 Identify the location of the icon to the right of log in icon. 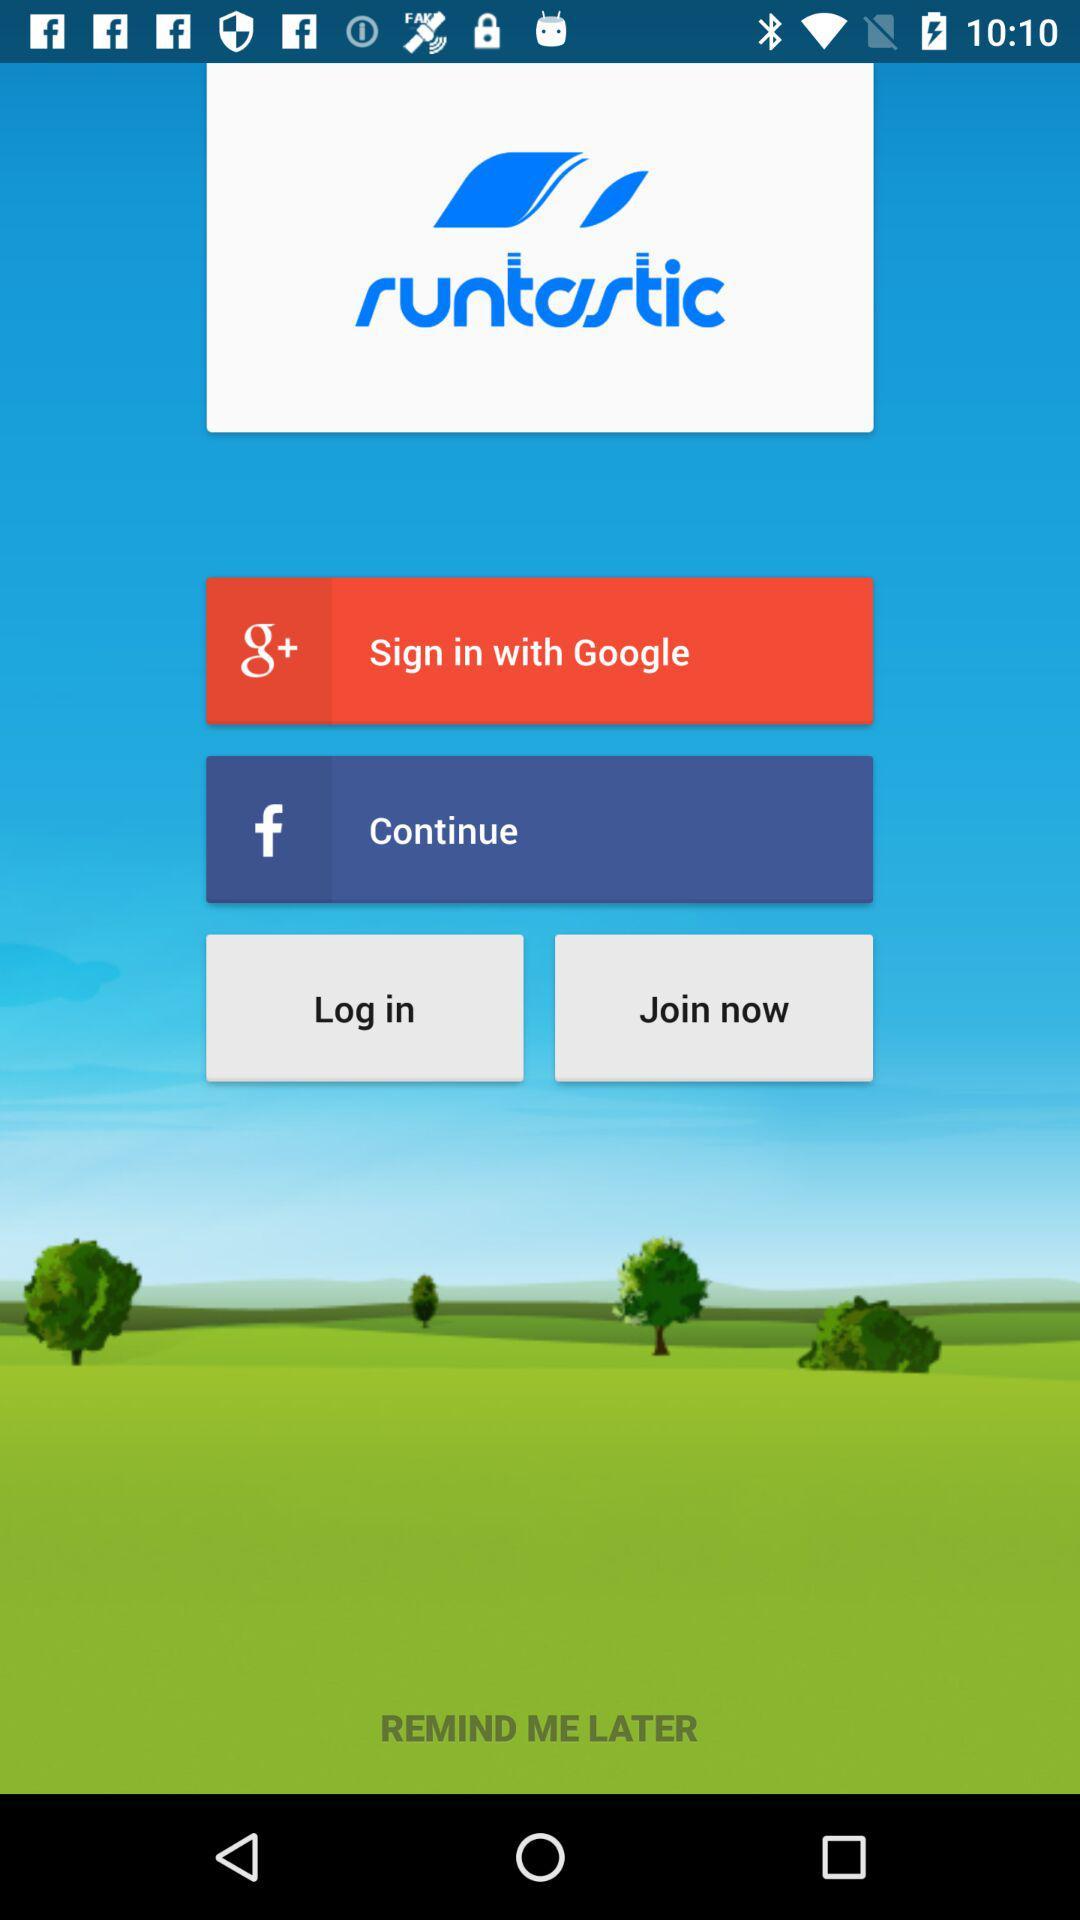
(712, 1008).